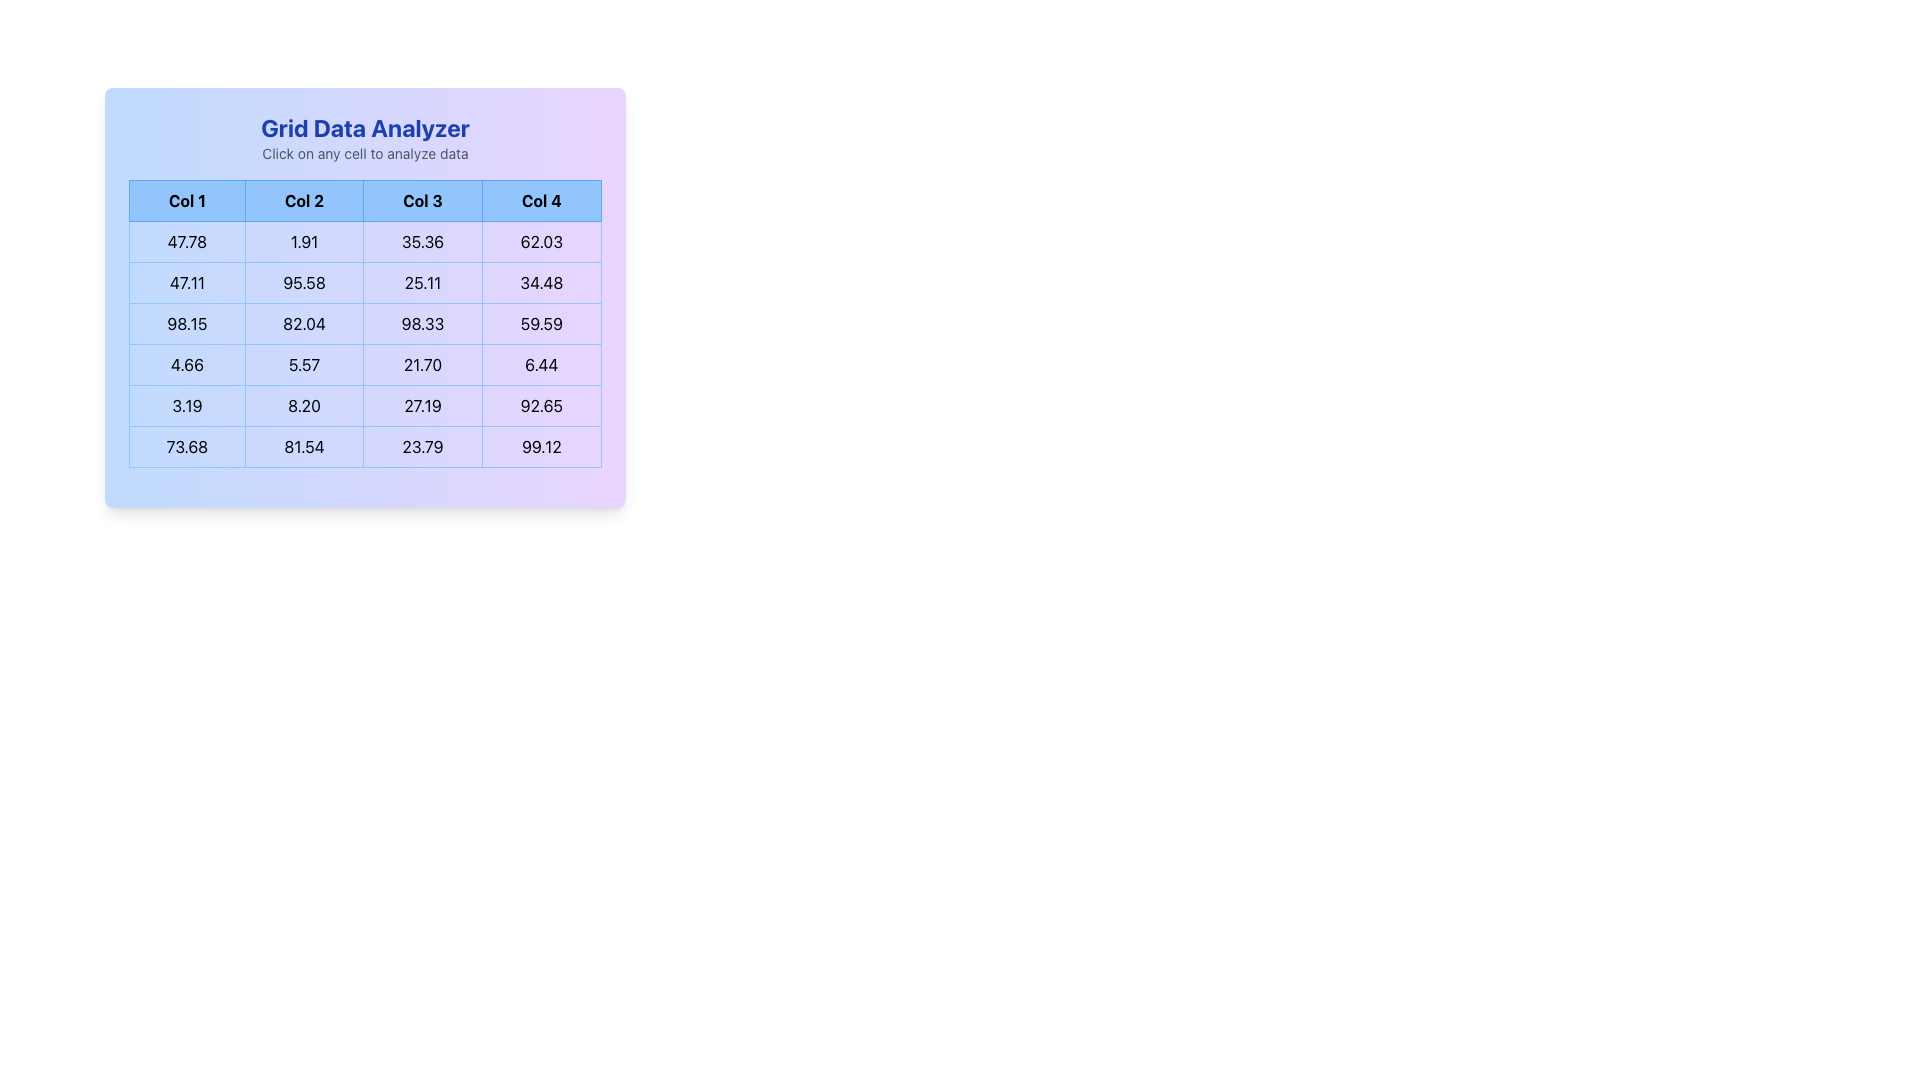 This screenshot has width=1920, height=1080. I want to click on the Display cell that shows the numerical value '8.20', which is the second cell in the third row of a tabular grid, so click(303, 405).